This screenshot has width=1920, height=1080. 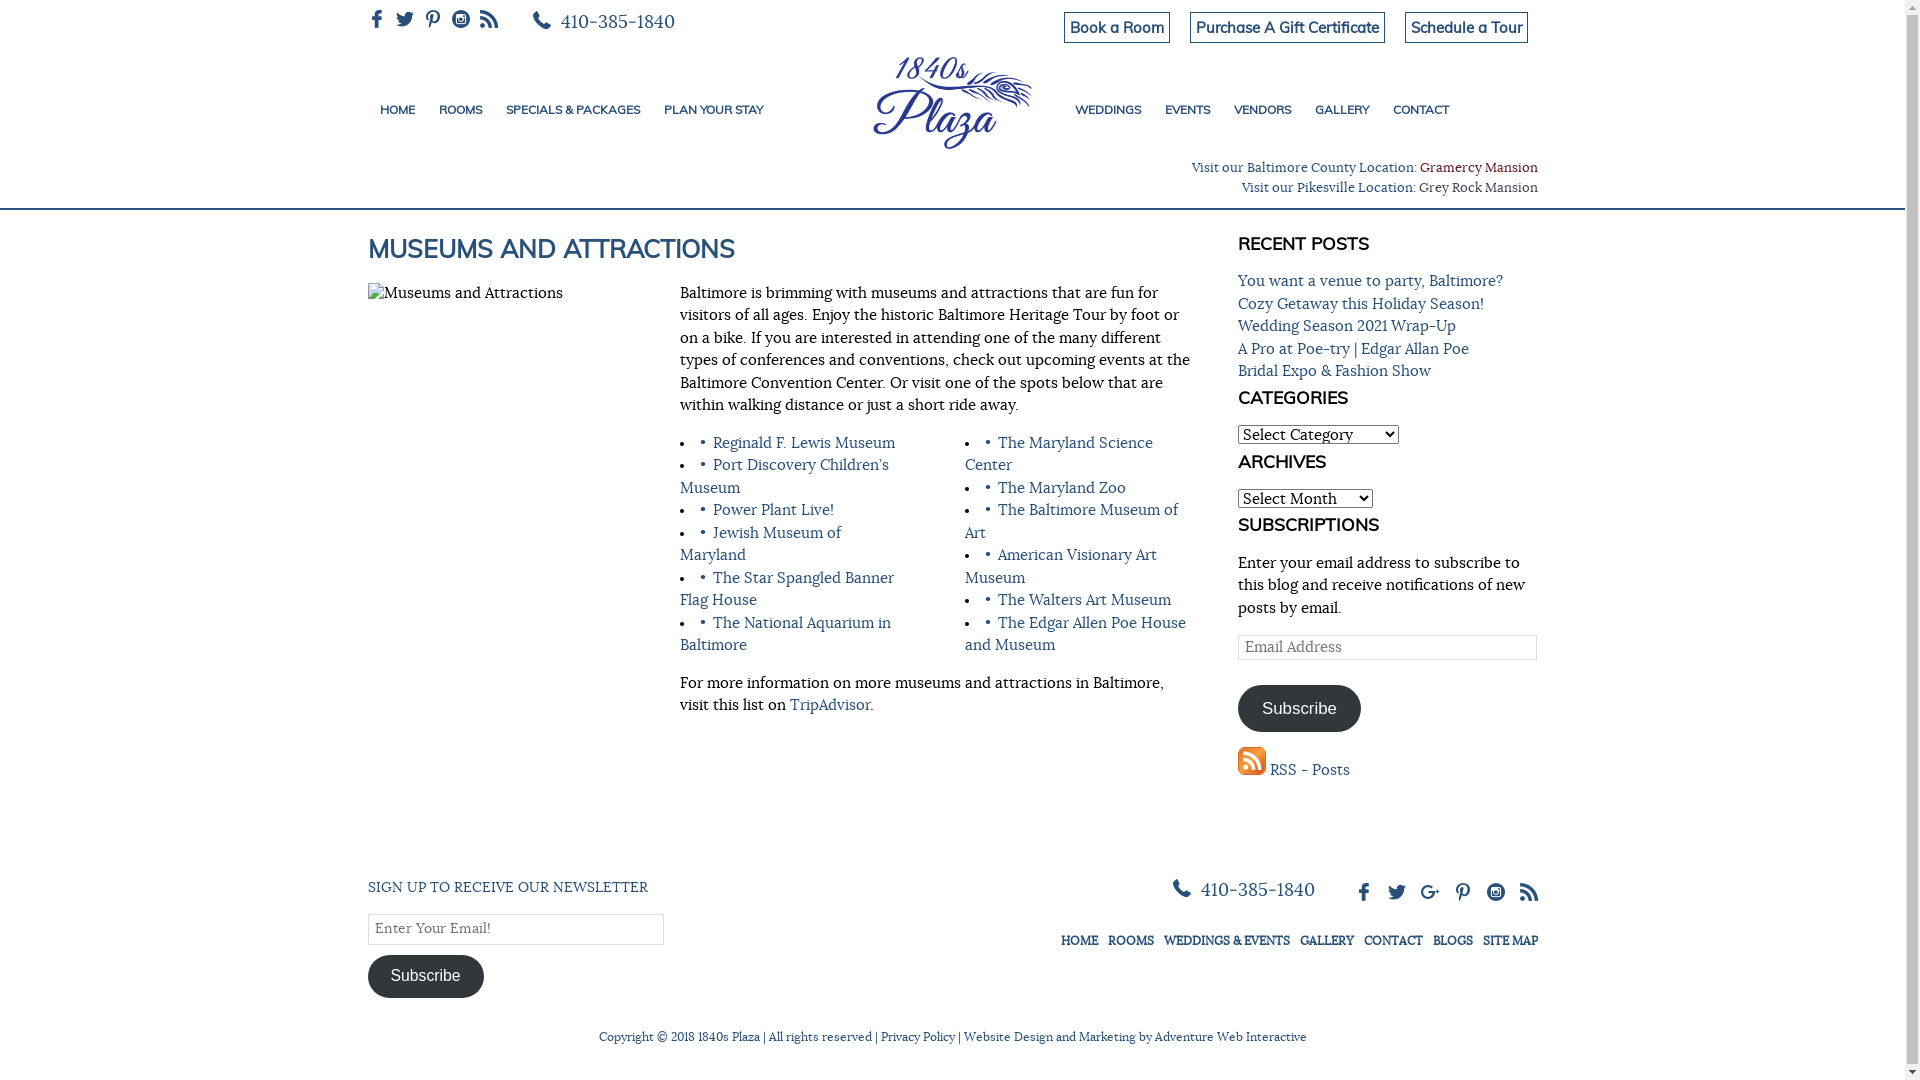 What do you see at coordinates (1419, 110) in the screenshot?
I see `'CONTACT'` at bounding box center [1419, 110].